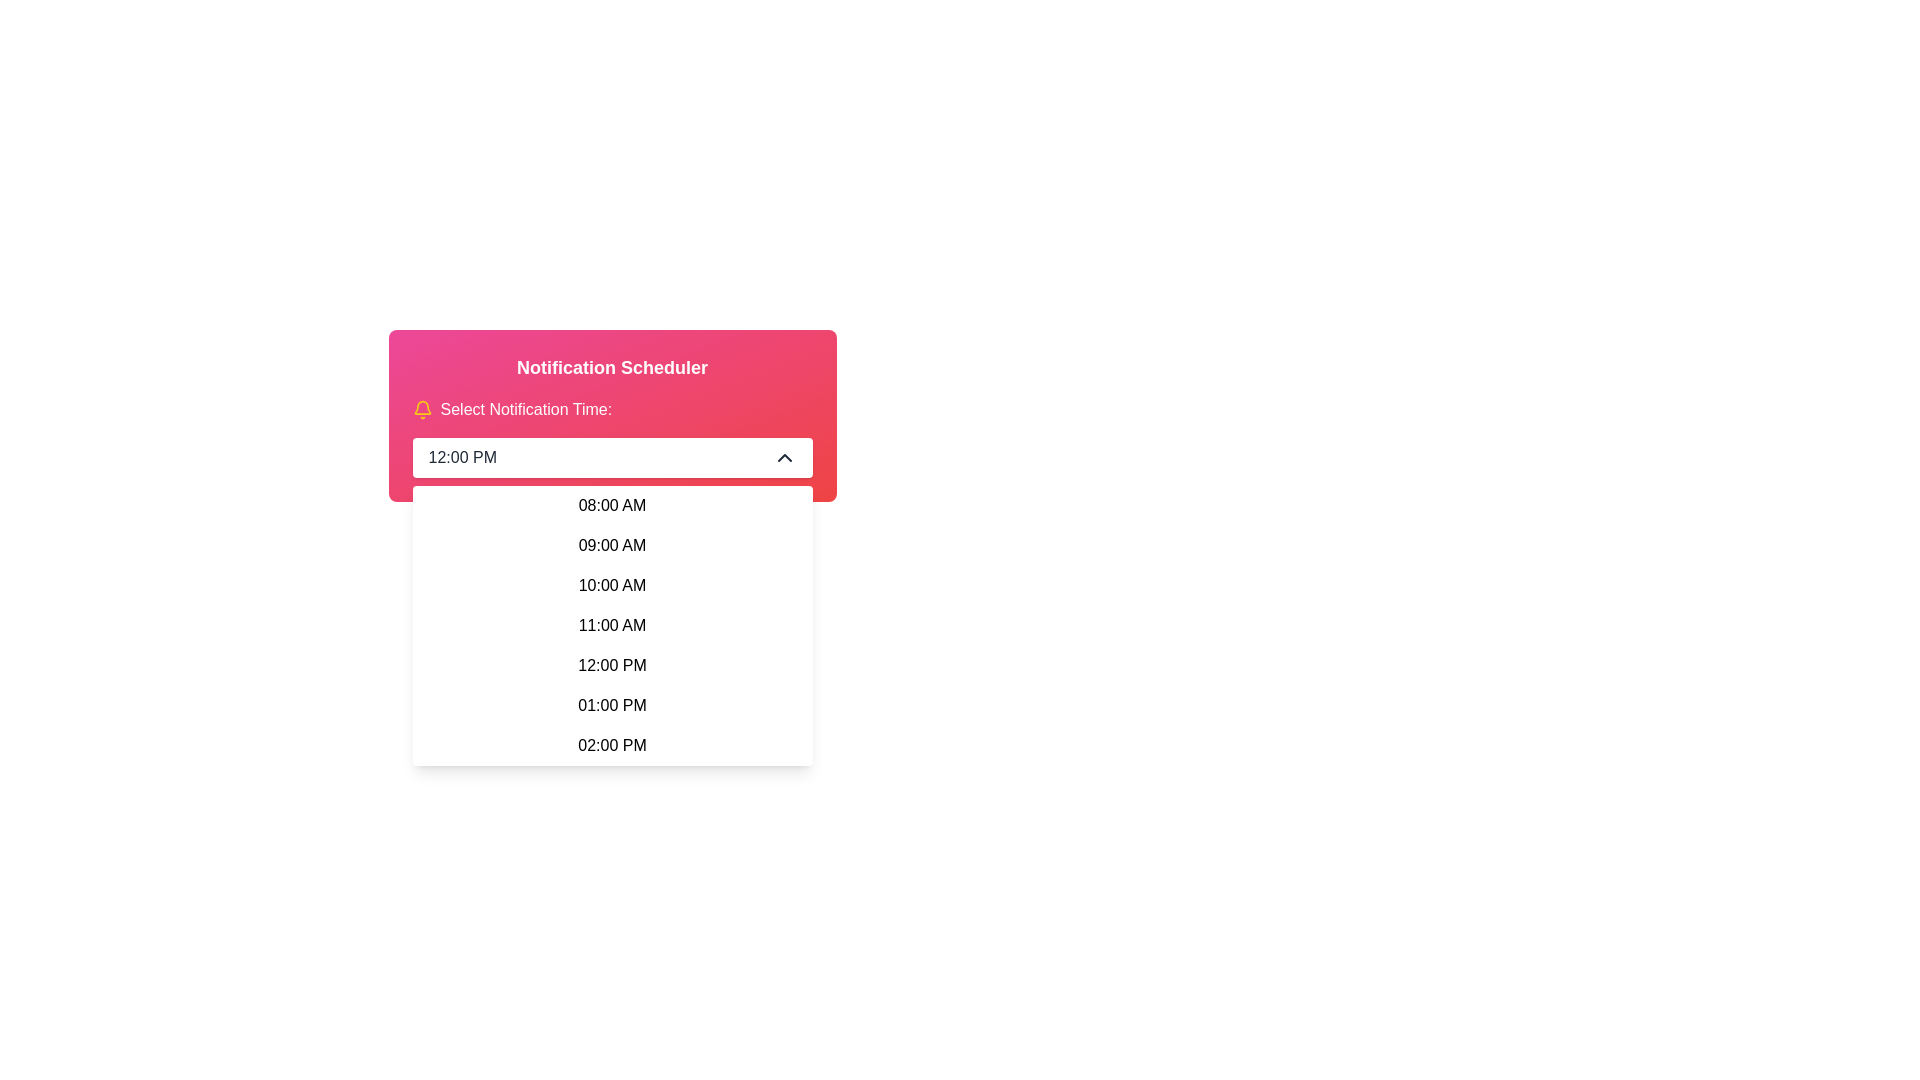 This screenshot has width=1920, height=1080. Describe the element at coordinates (611, 745) in the screenshot. I see `the selectable menu option displaying '02:00 PM'` at that location.